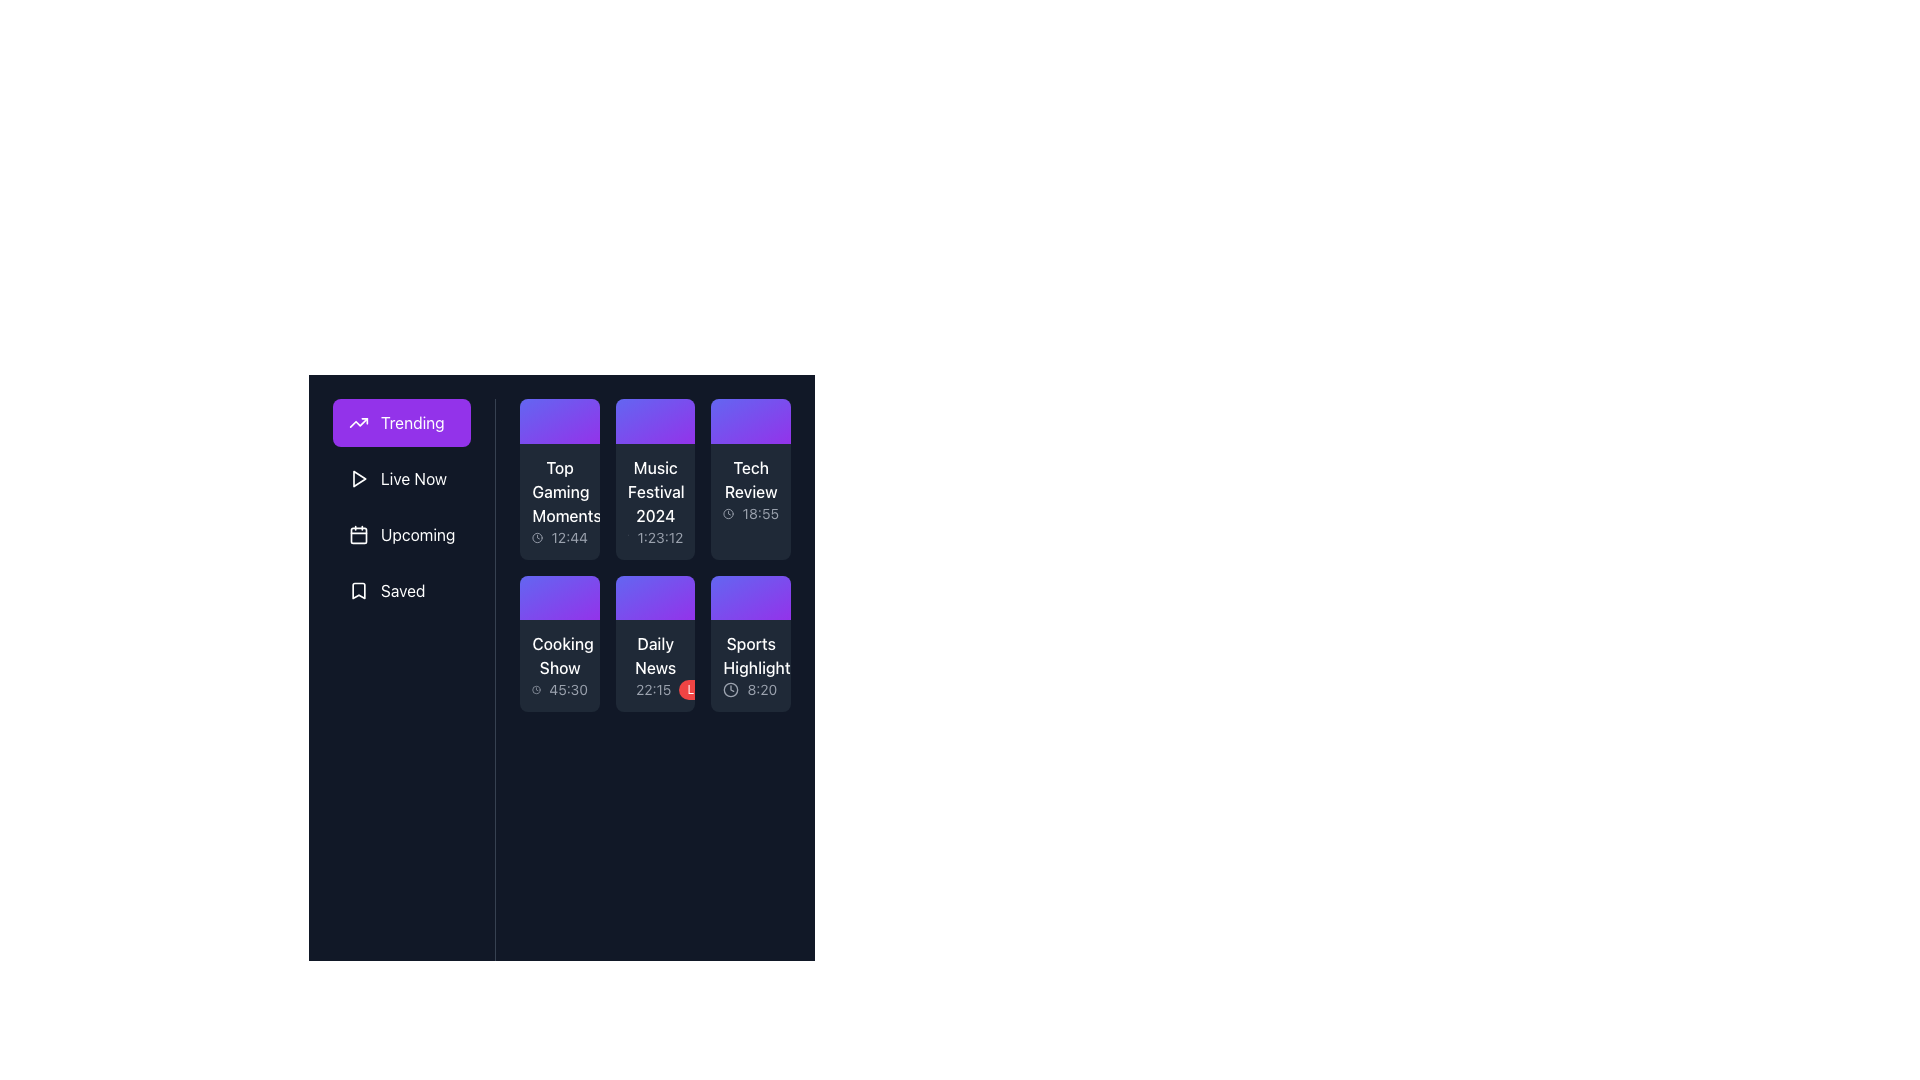 Image resolution: width=1920 pixels, height=1080 pixels. Describe the element at coordinates (359, 478) in the screenshot. I see `the triangular play icon with a white outline located to the left of the 'Live Now' label` at that location.